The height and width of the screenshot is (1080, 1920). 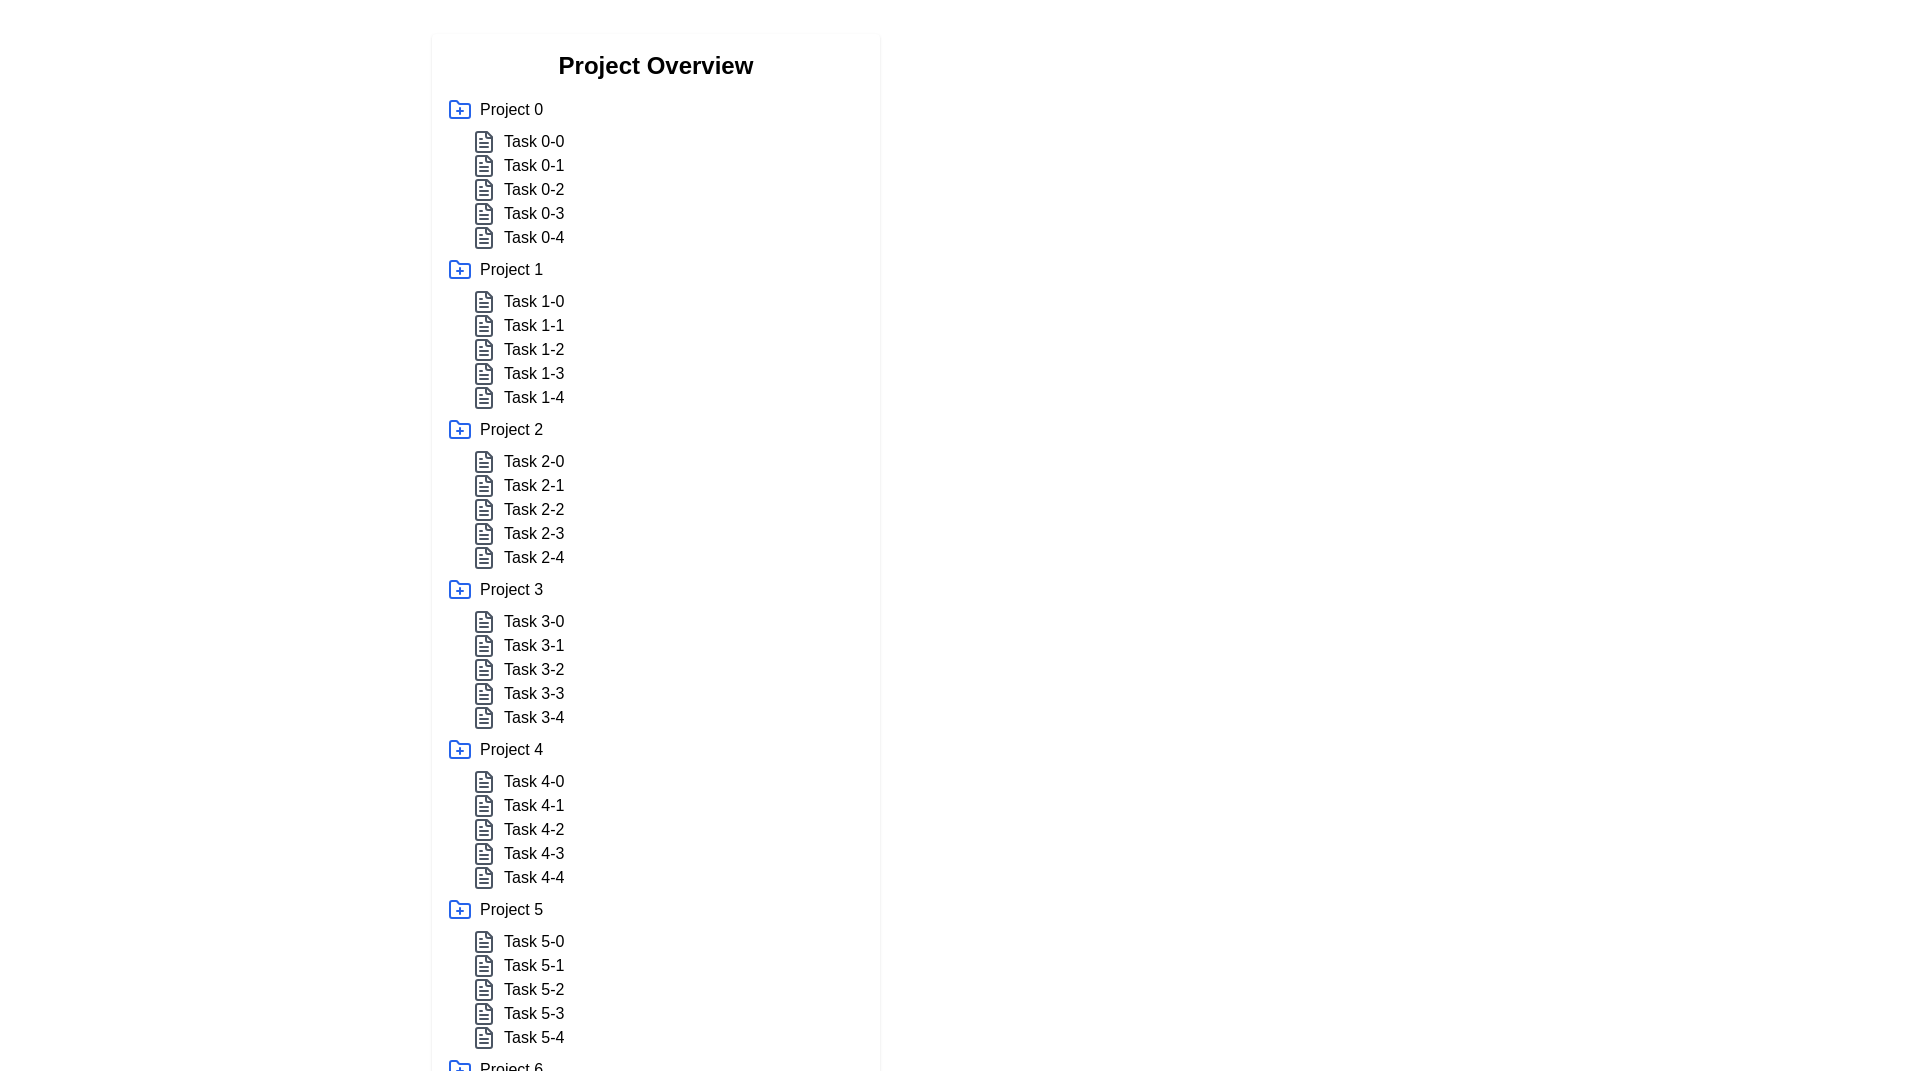 I want to click on the Static Text Label for 'Task 1-1' in the project overview interface, which is positioned between 'Task 1-0' and 'Task 1-2', so click(x=534, y=325).